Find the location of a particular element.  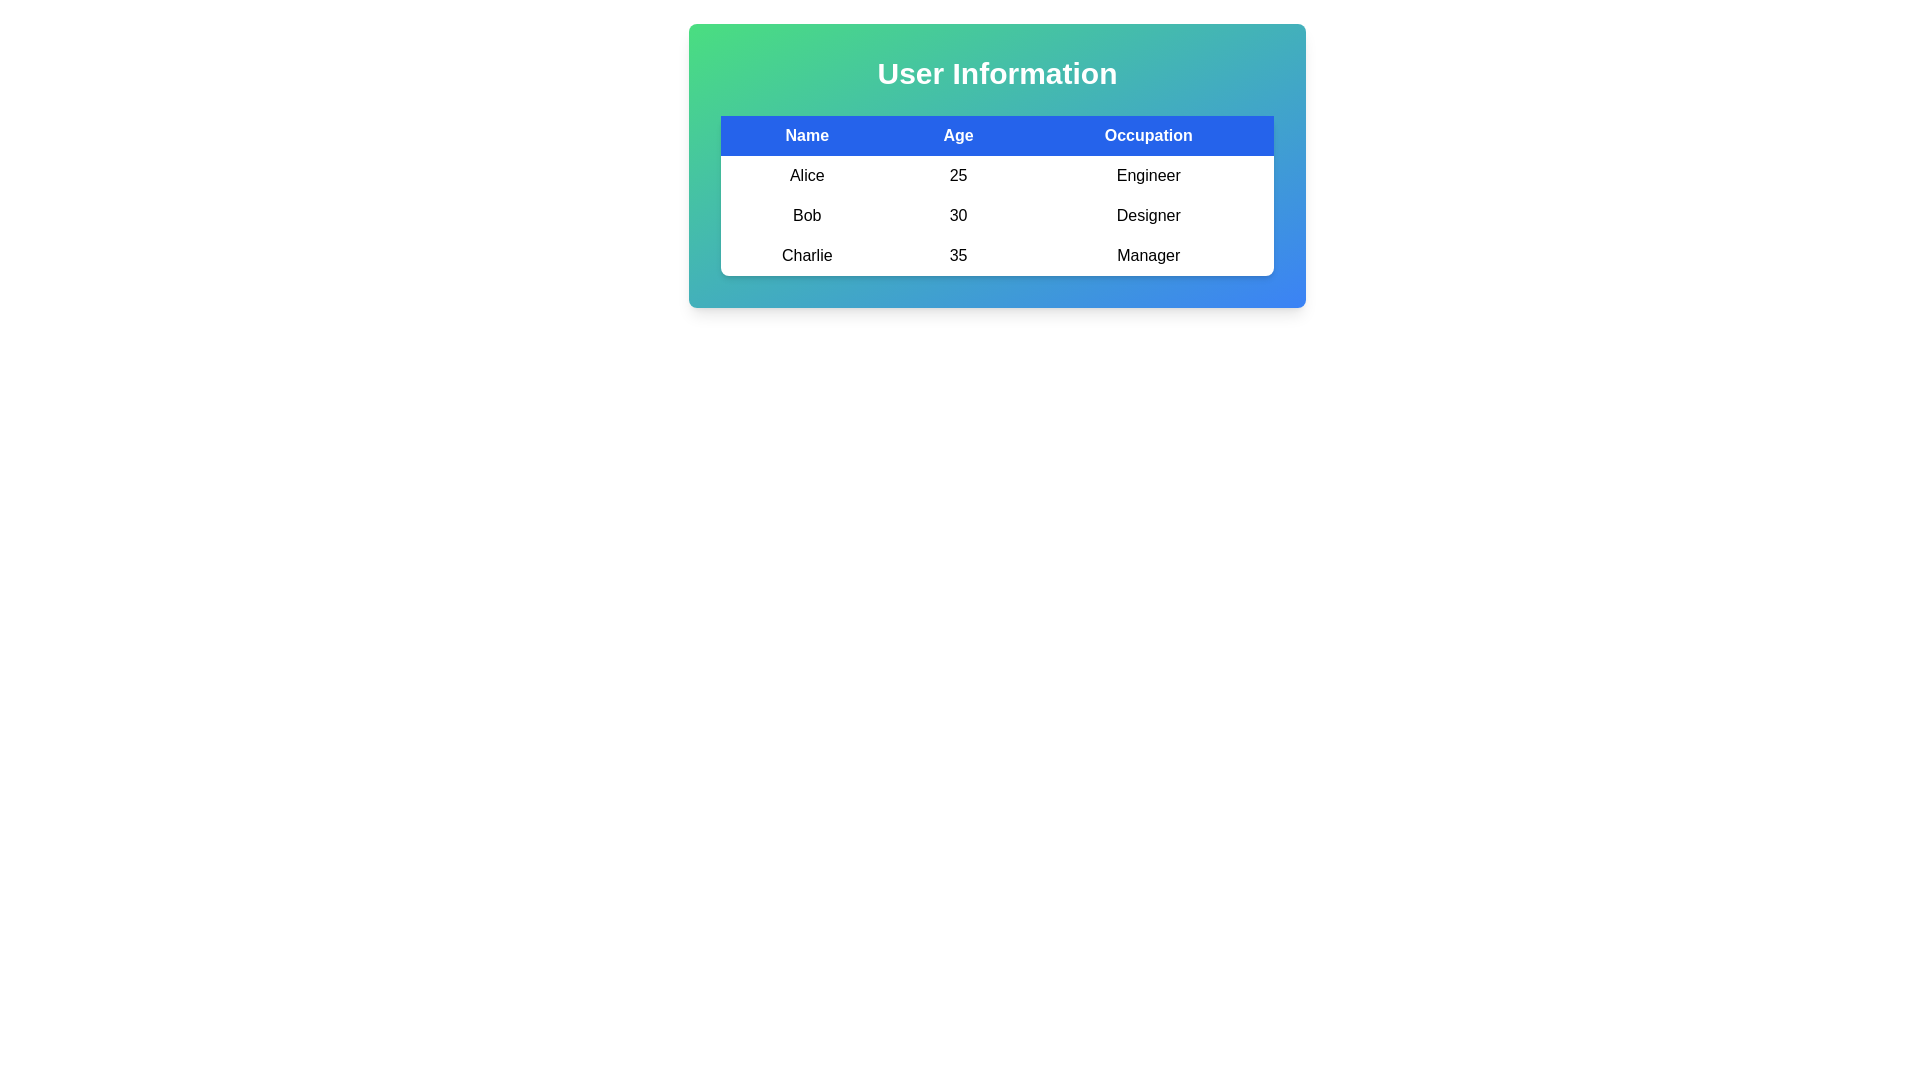

the text label identifying the occupation of the user 'Bob' in the 'Occupation' column of the second row of the table beneath the 'User Information' header is located at coordinates (1148, 216).